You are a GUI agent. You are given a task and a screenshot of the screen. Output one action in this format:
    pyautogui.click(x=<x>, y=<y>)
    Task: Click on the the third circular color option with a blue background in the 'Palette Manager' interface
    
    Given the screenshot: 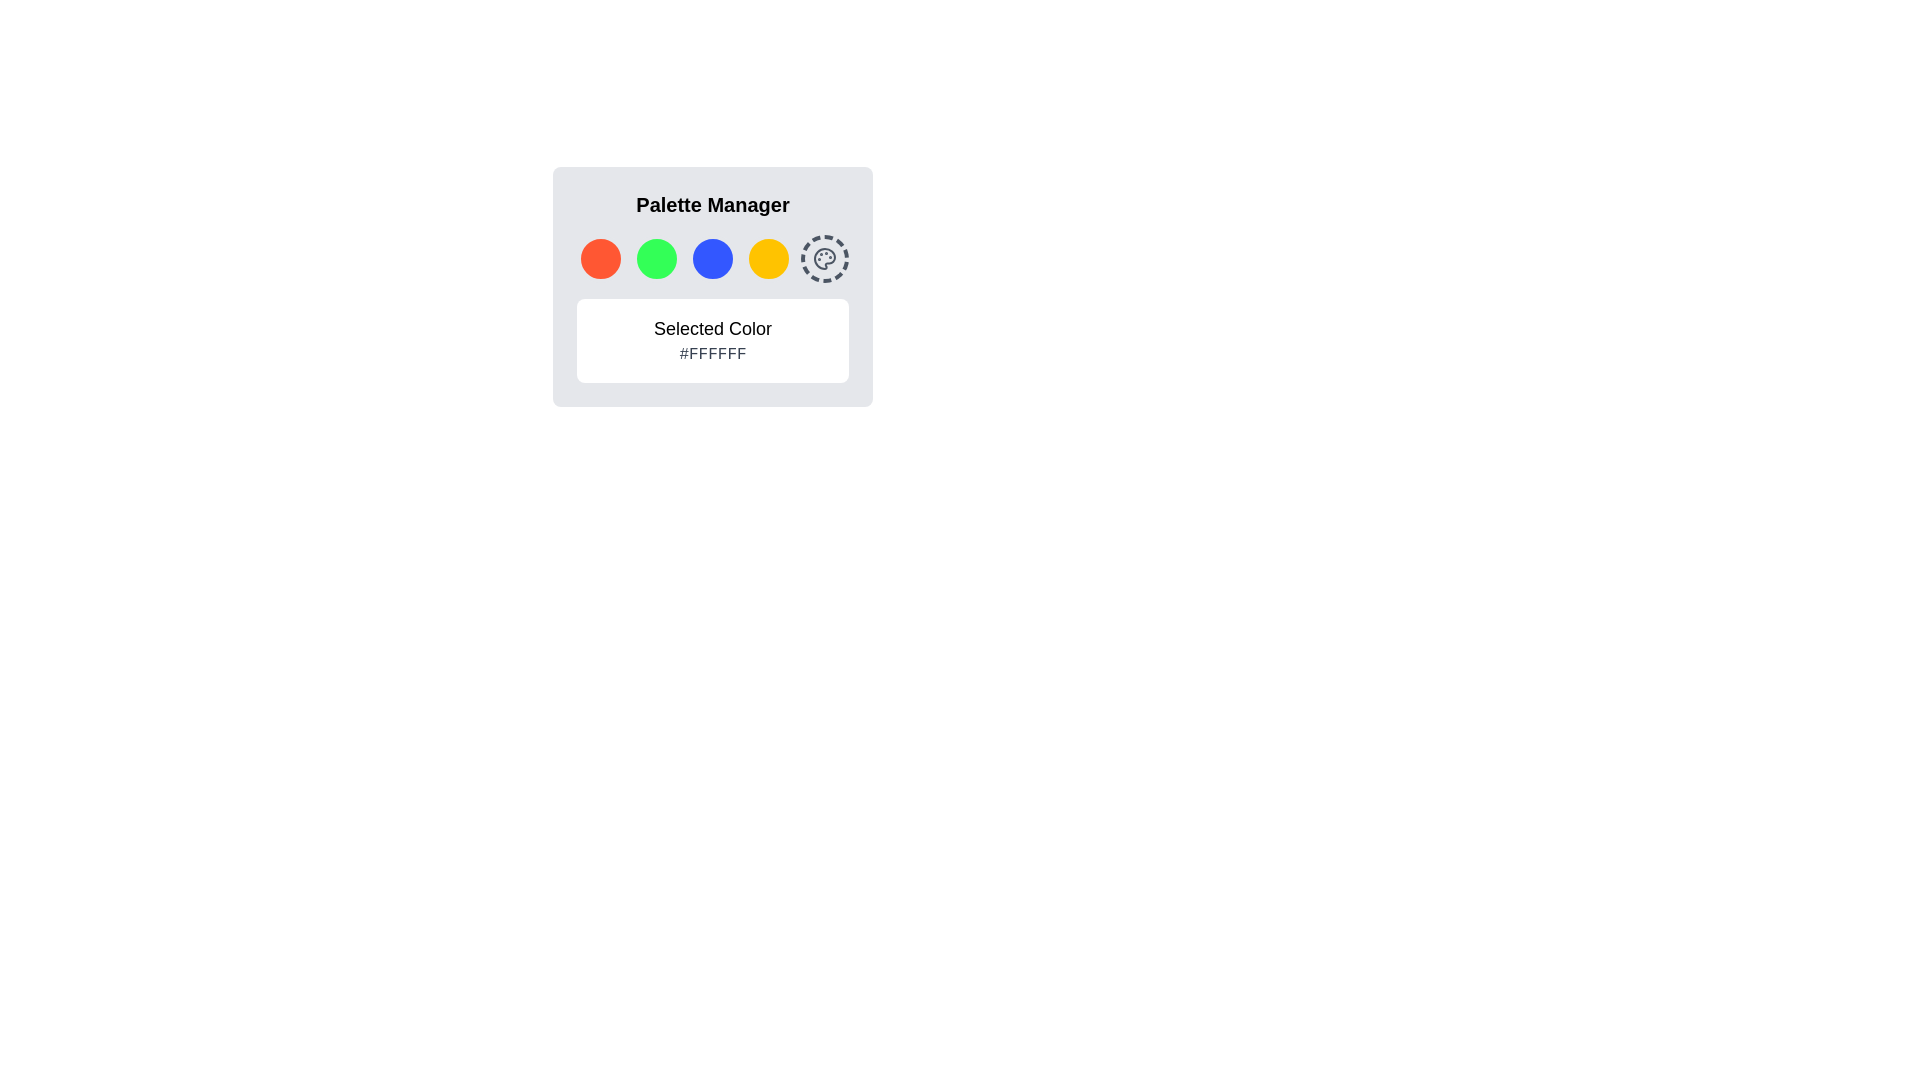 What is the action you would take?
    pyautogui.click(x=713, y=257)
    